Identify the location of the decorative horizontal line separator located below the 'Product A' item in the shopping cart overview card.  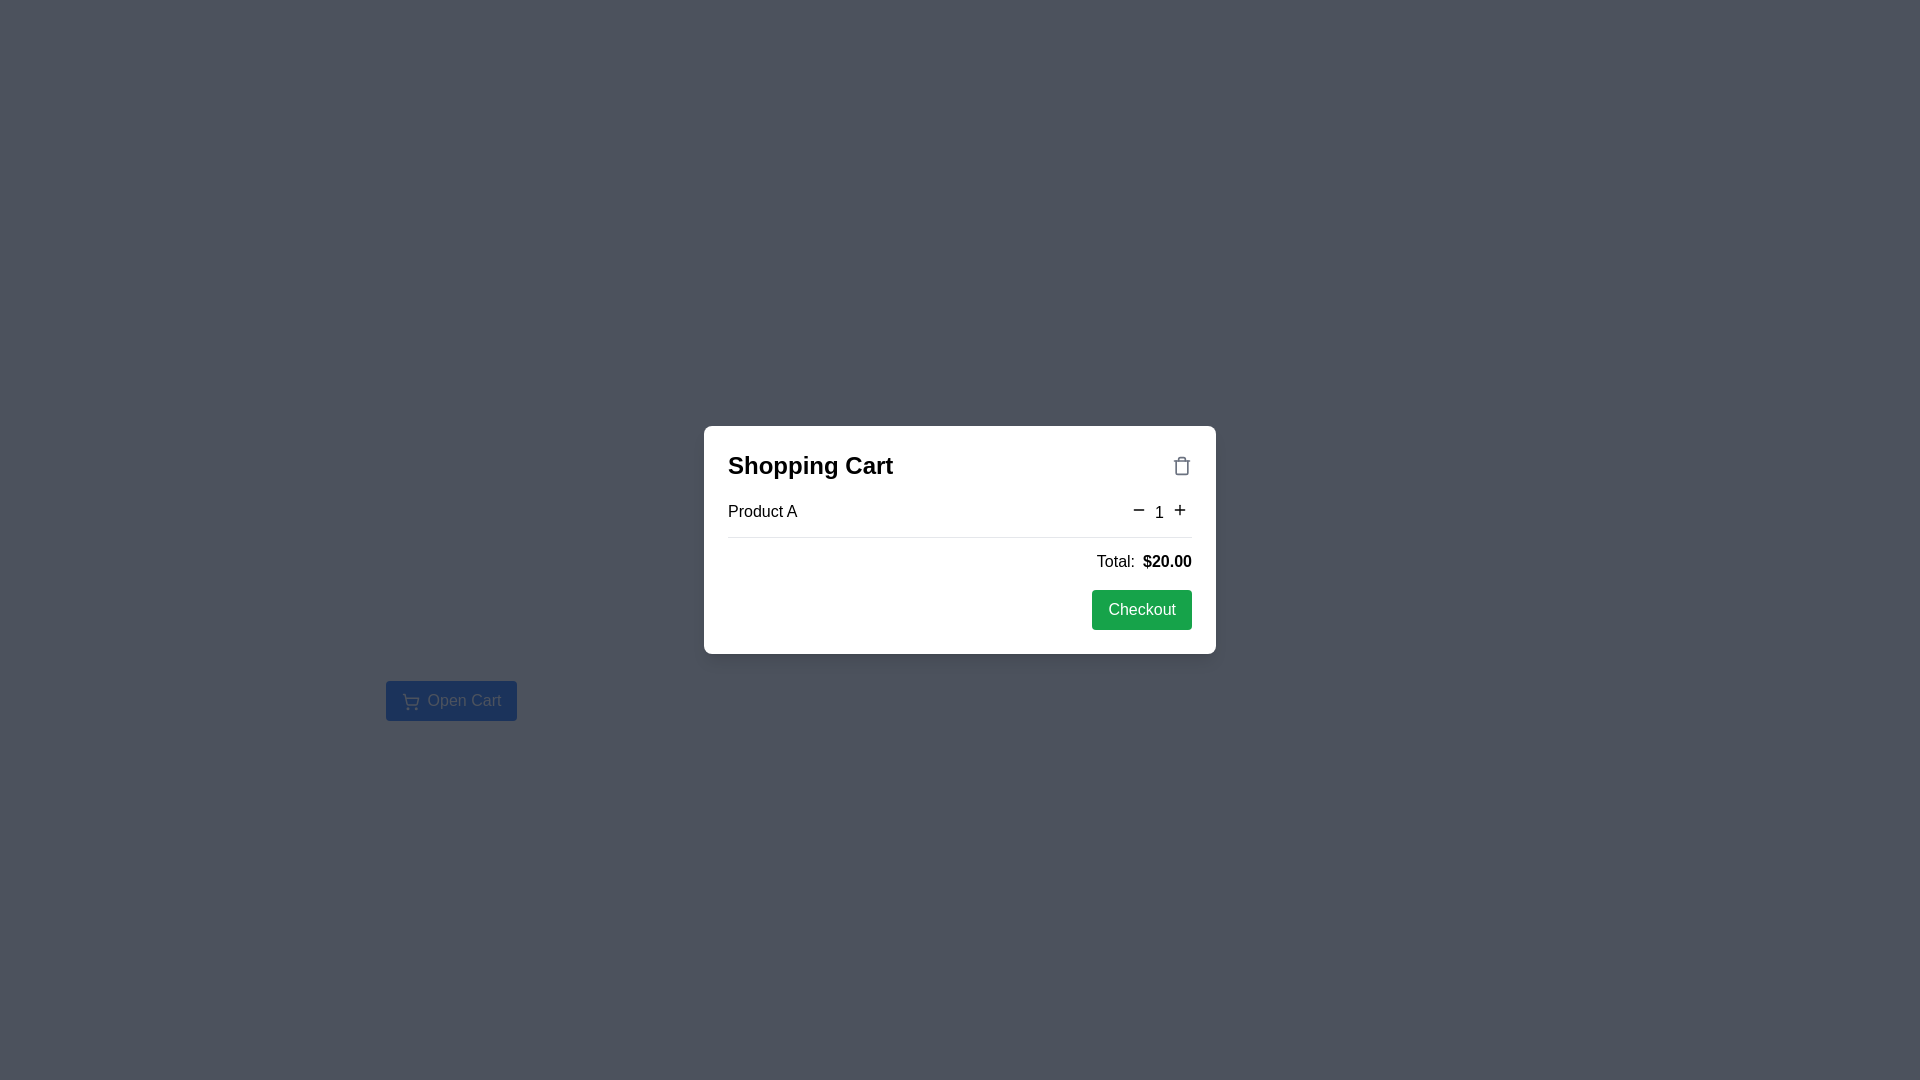
(960, 536).